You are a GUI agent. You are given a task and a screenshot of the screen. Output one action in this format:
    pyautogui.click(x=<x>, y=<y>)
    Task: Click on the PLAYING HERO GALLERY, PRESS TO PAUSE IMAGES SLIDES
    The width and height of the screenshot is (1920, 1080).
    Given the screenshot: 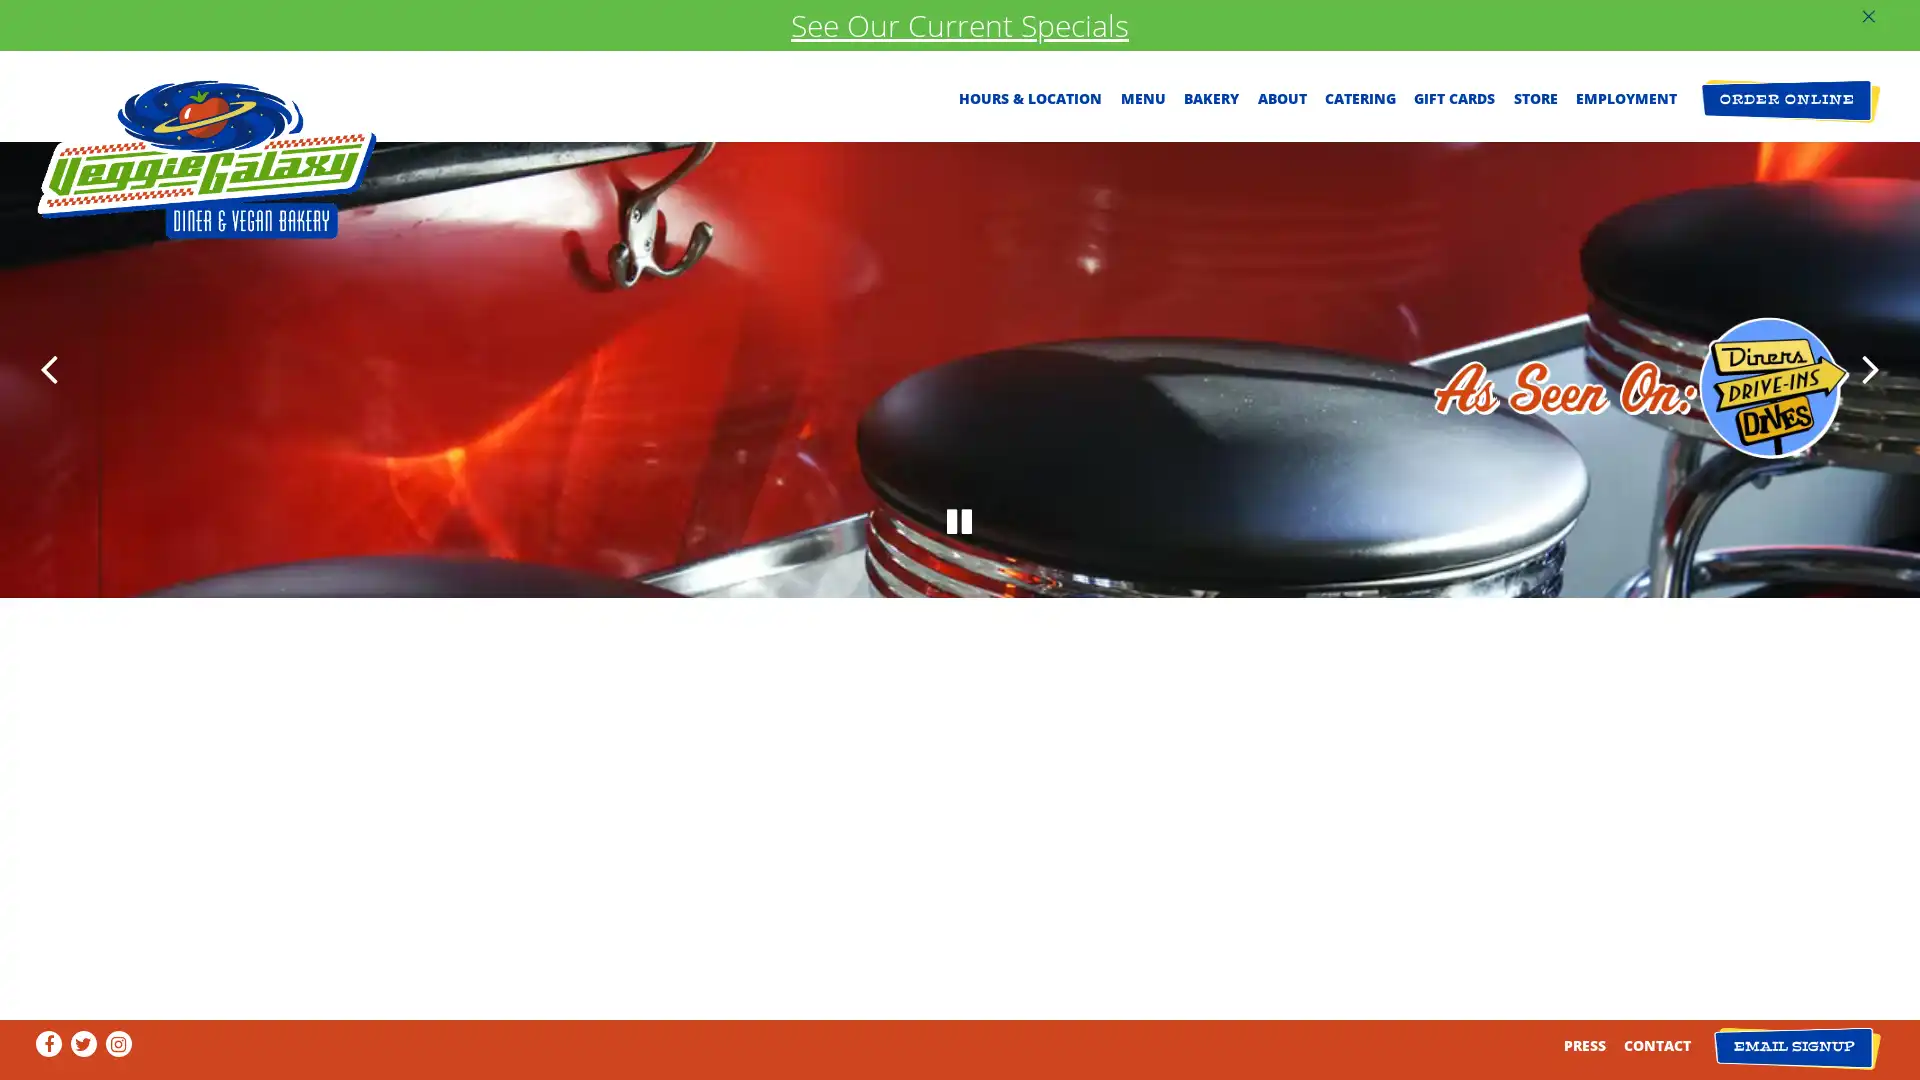 What is the action you would take?
    pyautogui.click(x=960, y=903)
    